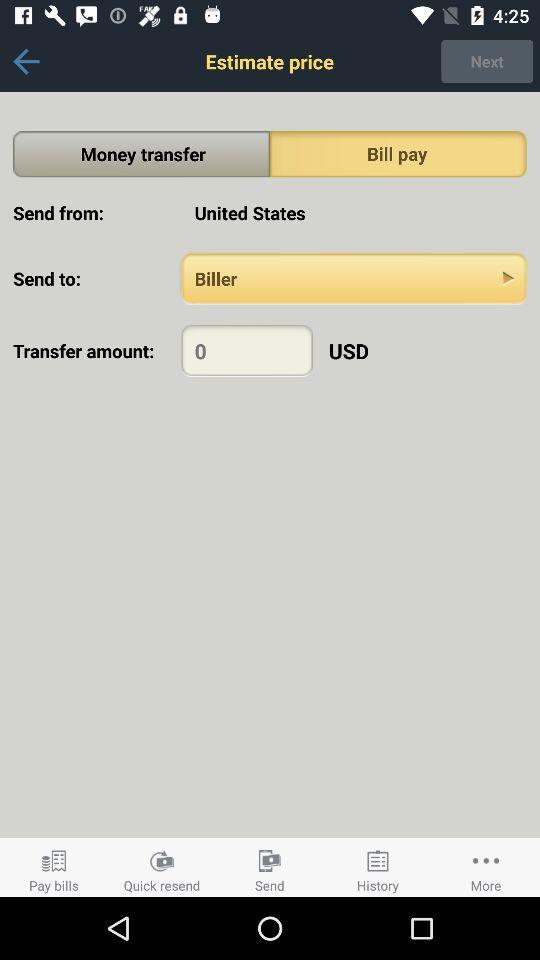 The width and height of the screenshot is (540, 960). What do you see at coordinates (25, 61) in the screenshot?
I see `go back` at bounding box center [25, 61].